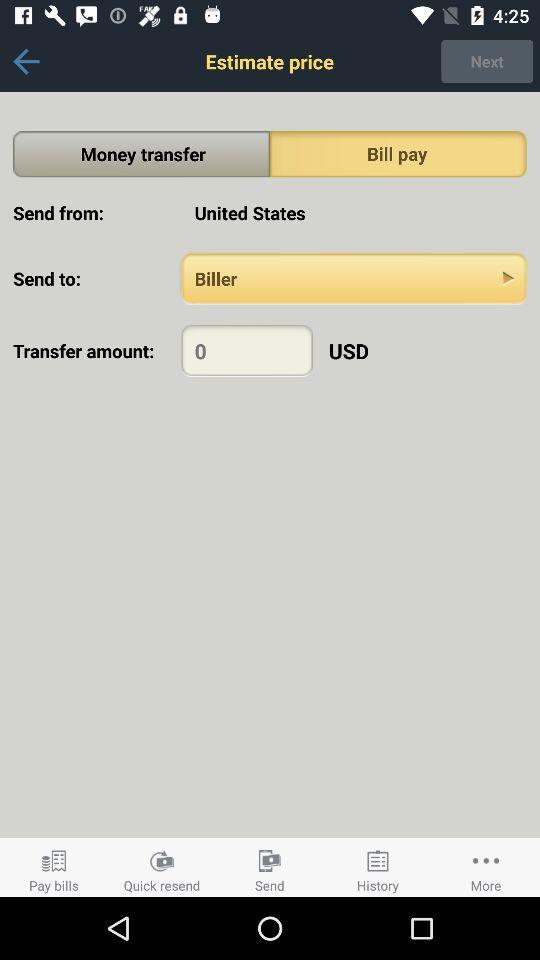 The width and height of the screenshot is (540, 960). What do you see at coordinates (25, 61) in the screenshot?
I see `go back` at bounding box center [25, 61].